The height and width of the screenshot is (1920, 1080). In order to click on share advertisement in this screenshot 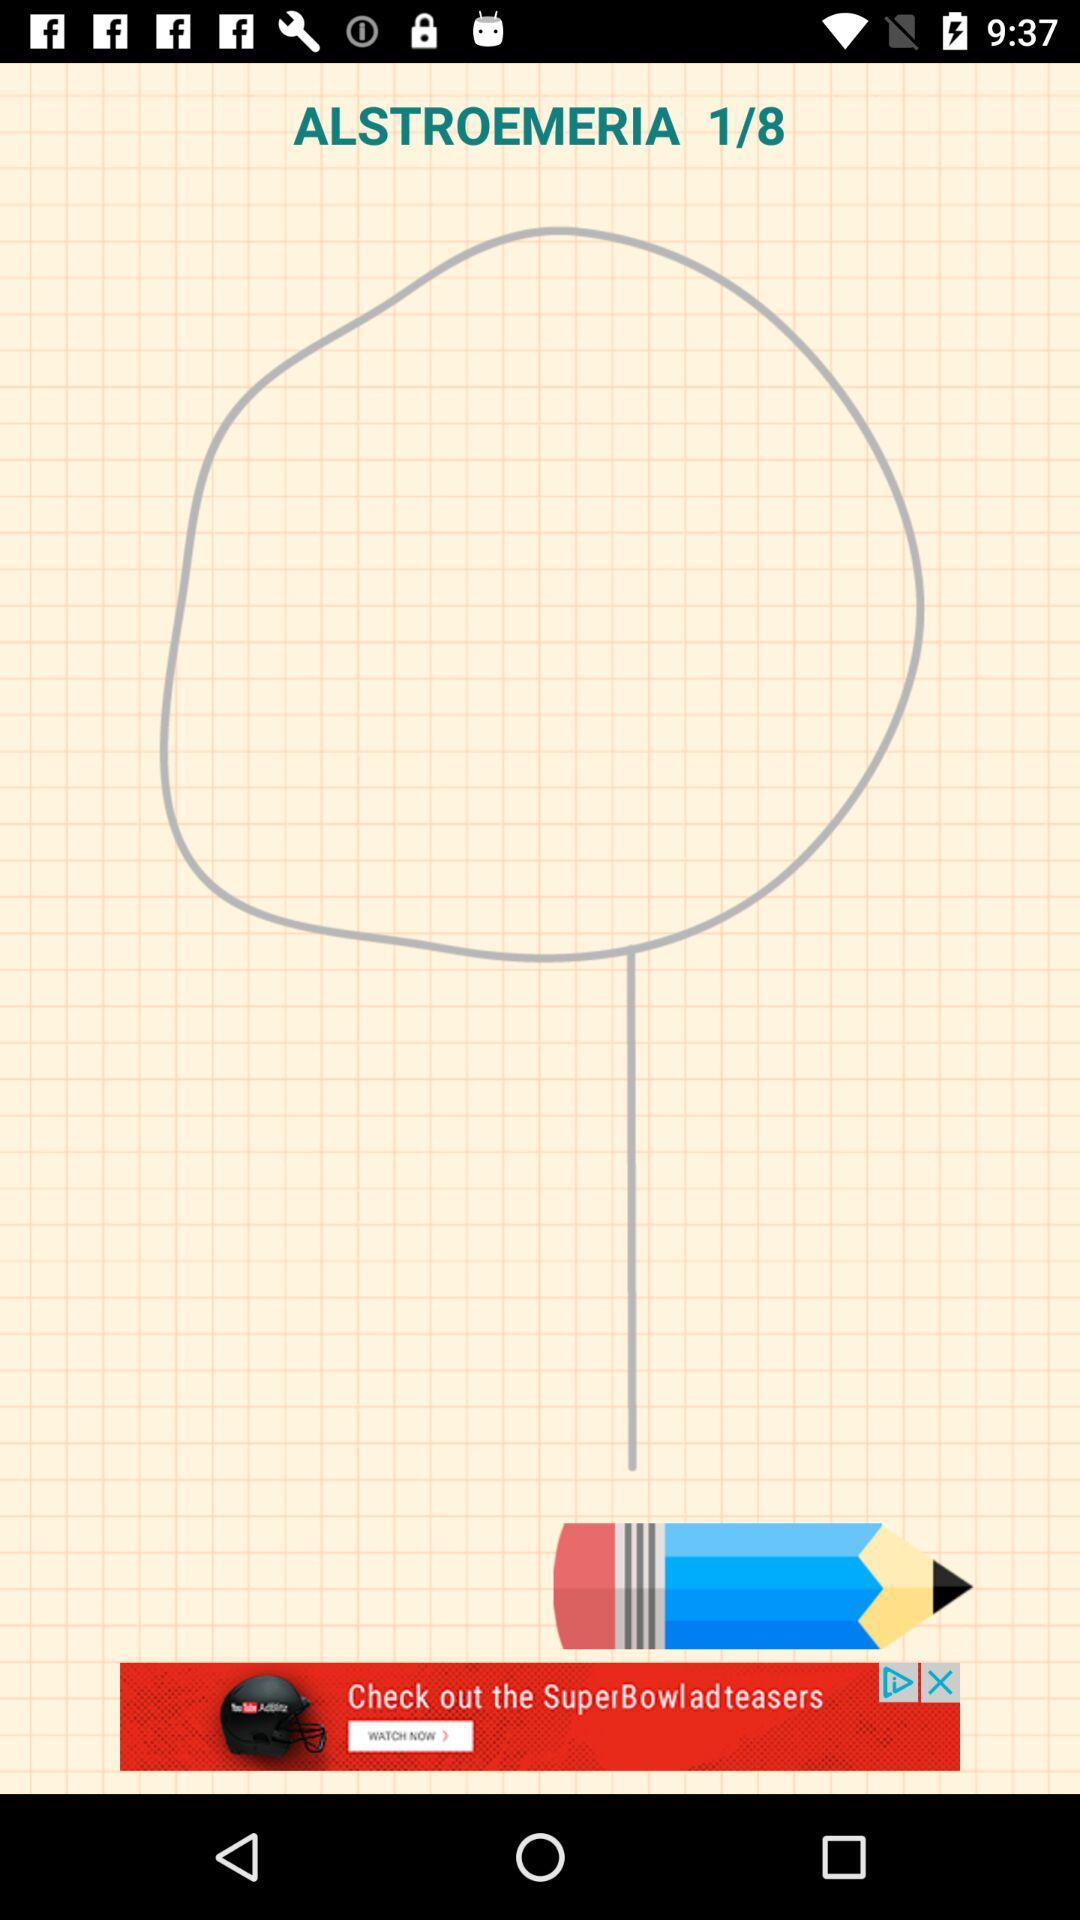, I will do `click(540, 1727)`.